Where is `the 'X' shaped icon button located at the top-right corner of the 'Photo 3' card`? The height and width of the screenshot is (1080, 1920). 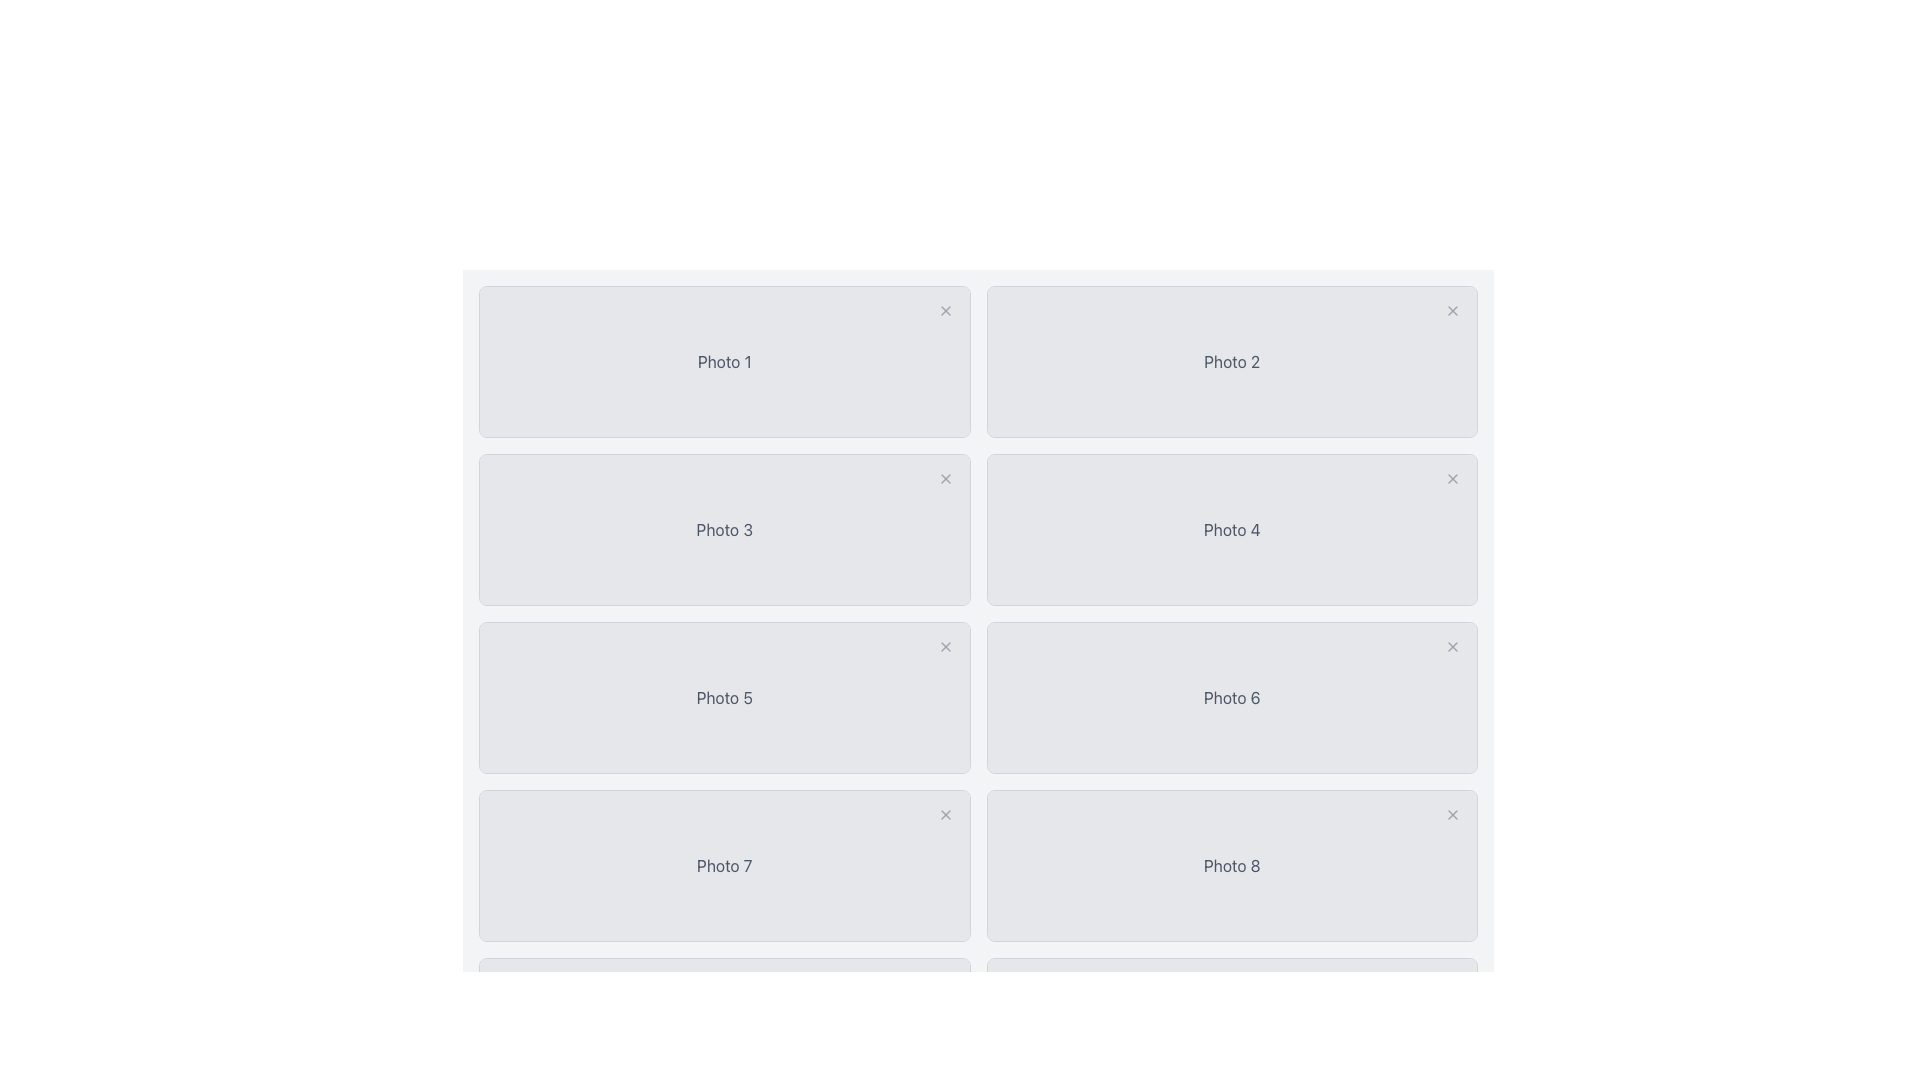 the 'X' shaped icon button located at the top-right corner of the 'Photo 3' card is located at coordinates (944, 478).